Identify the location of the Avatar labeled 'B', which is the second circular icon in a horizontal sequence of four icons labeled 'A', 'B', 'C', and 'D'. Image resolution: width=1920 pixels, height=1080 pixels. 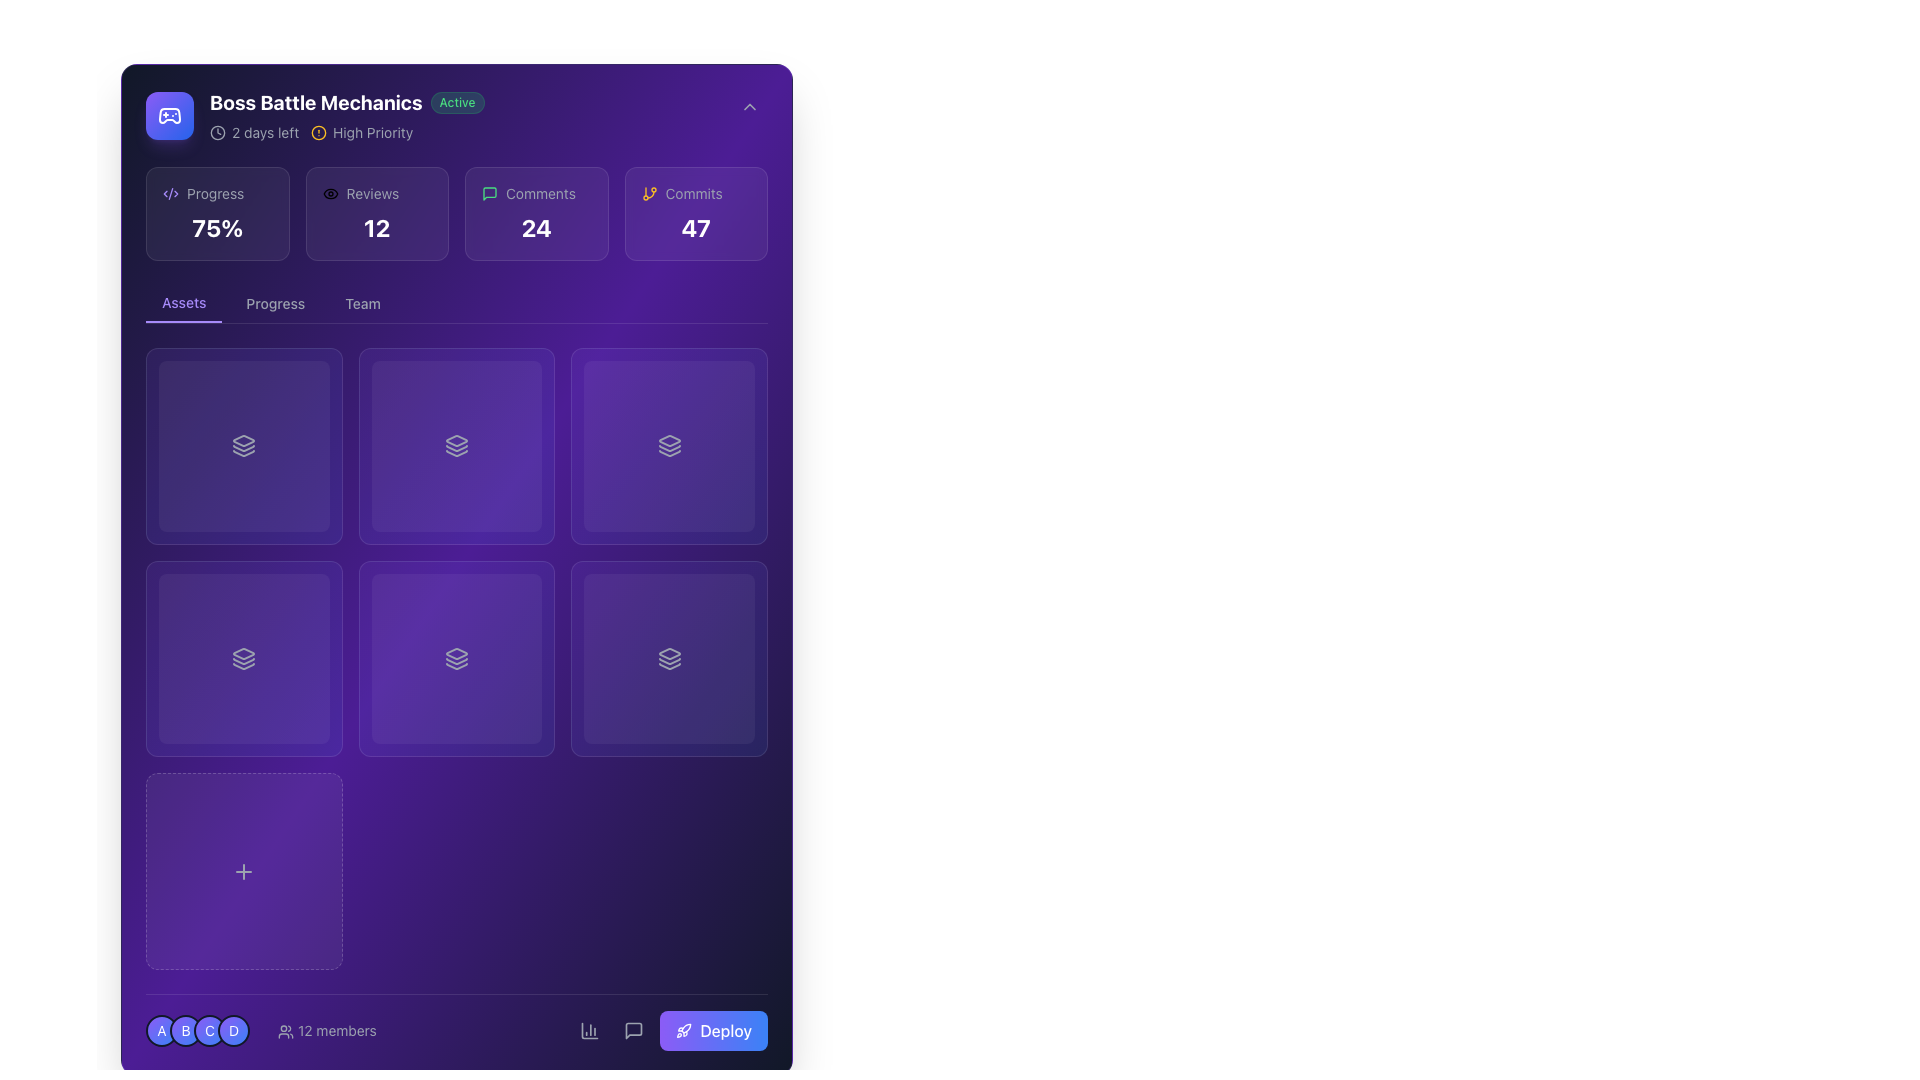
(186, 1030).